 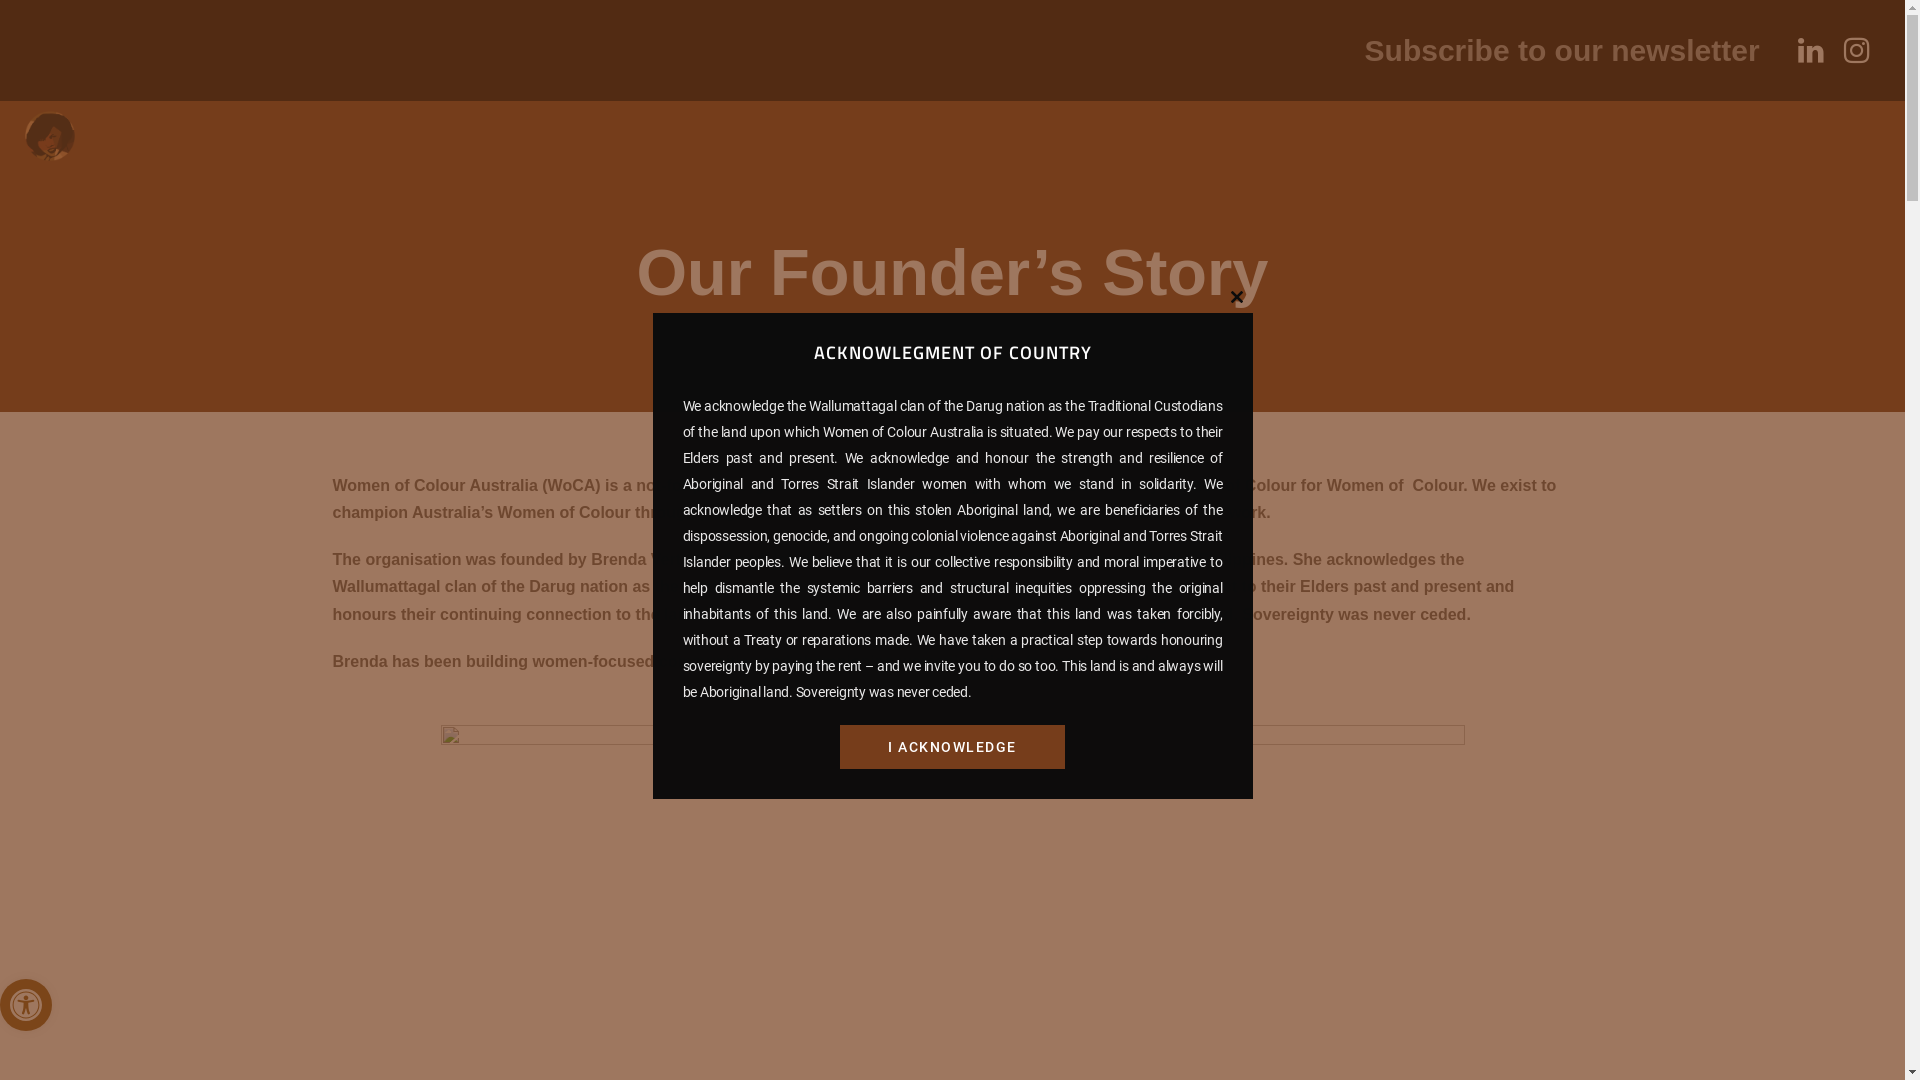 I want to click on 'Close this module', so click(x=1235, y=297).